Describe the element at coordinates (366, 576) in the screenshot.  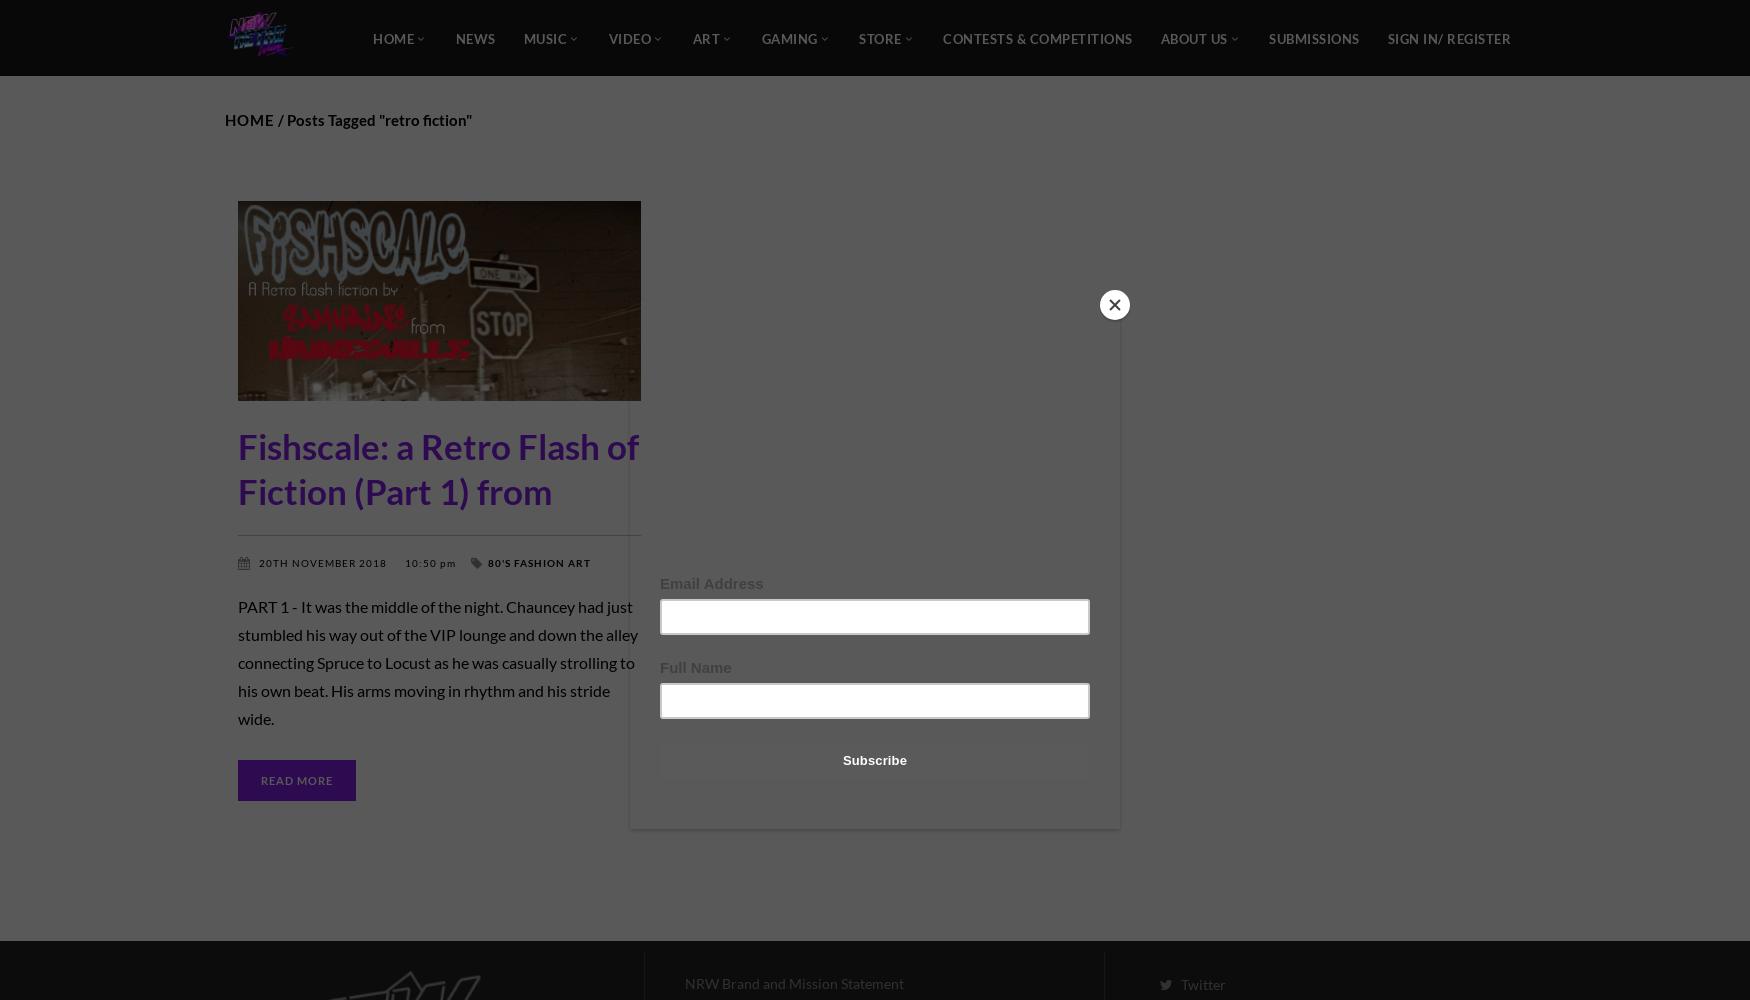
I see `'Sam HaiNe'` at that location.